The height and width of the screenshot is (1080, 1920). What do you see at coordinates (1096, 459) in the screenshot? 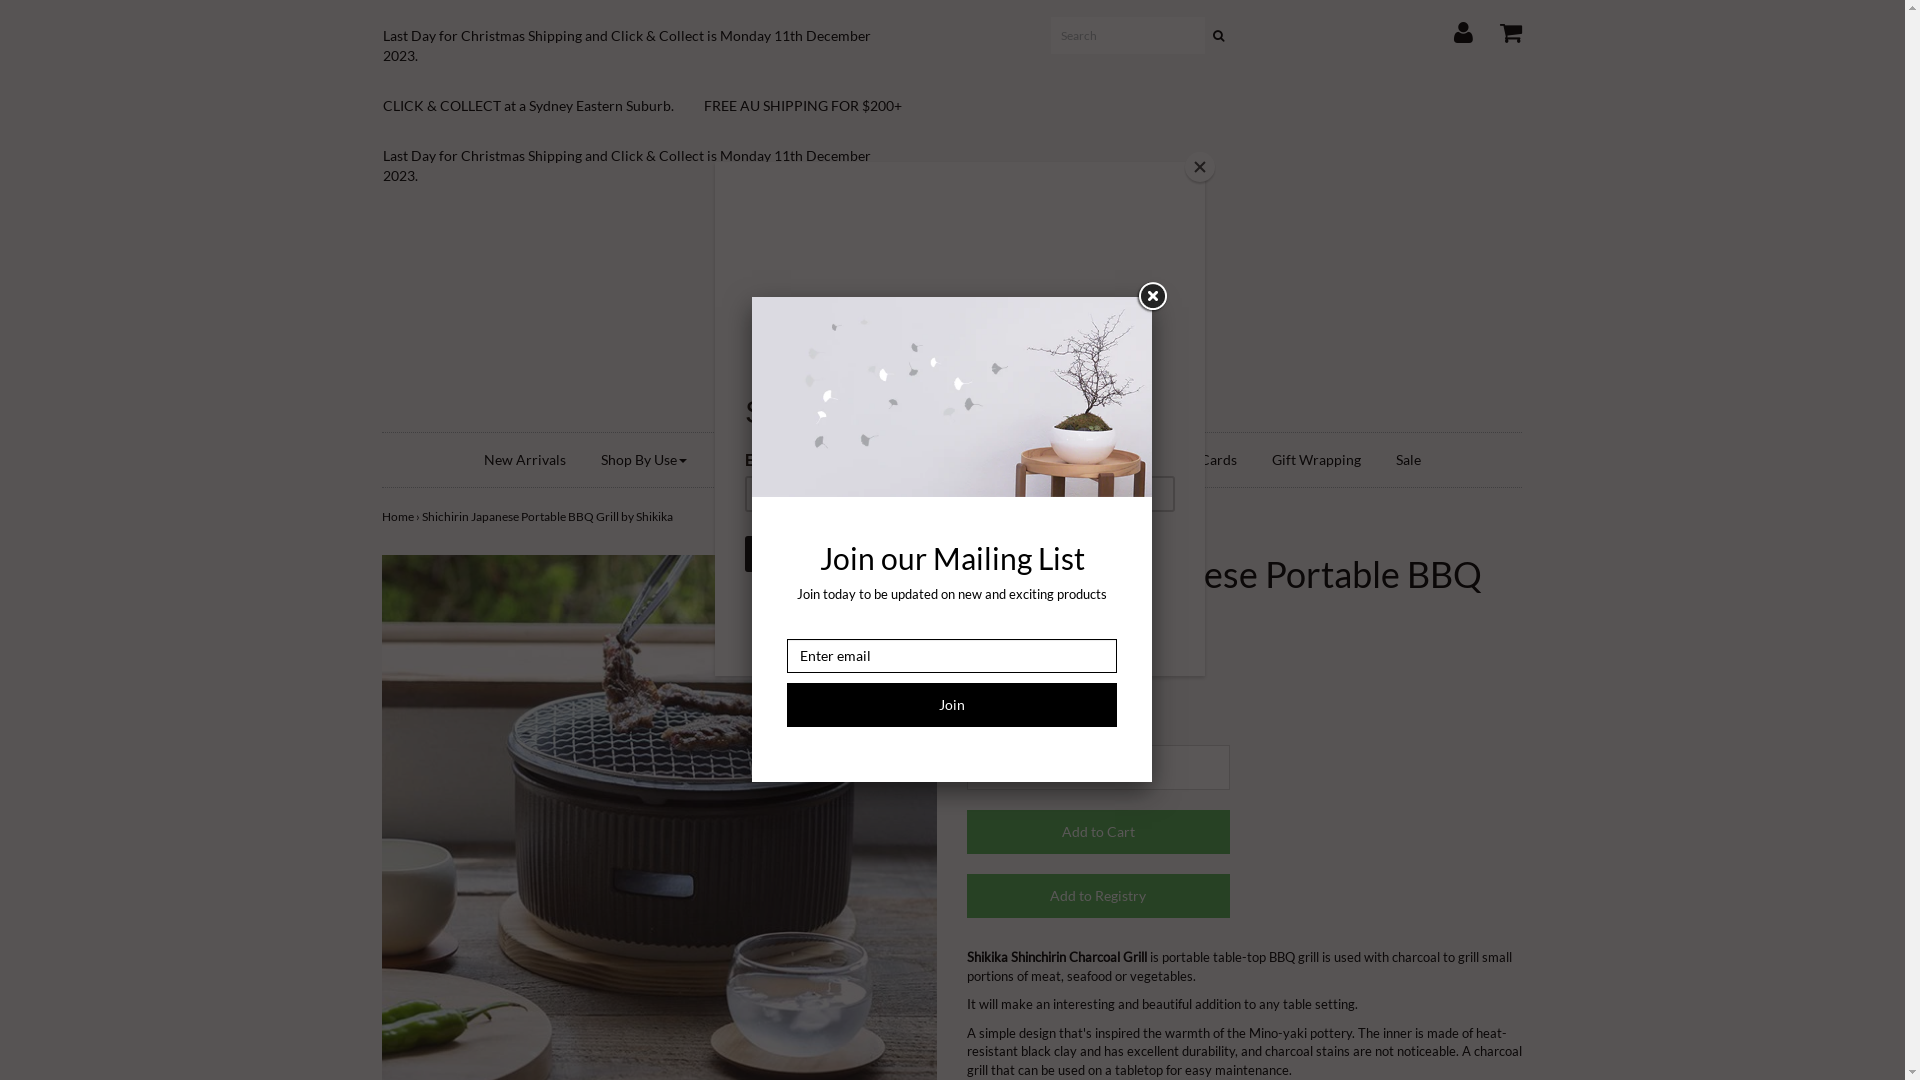
I see `'$50 or under'` at bounding box center [1096, 459].